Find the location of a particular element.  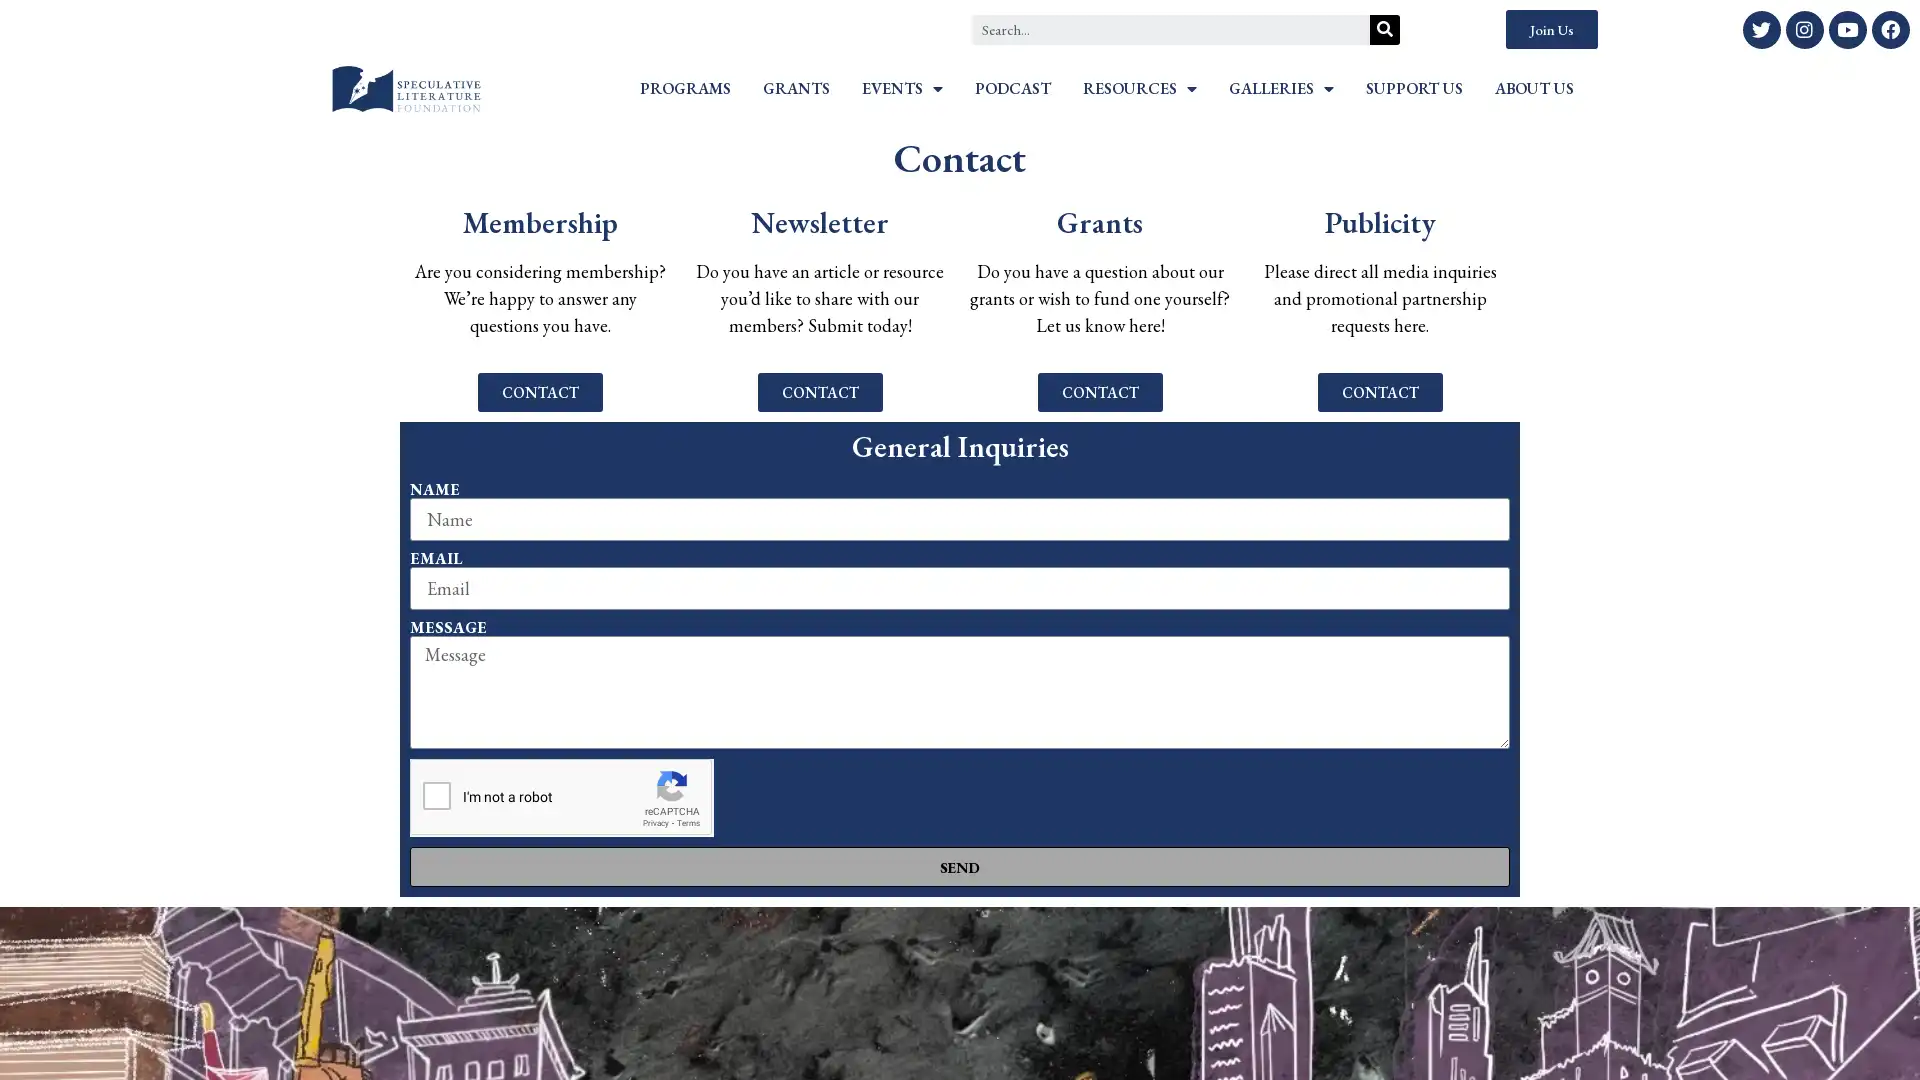

SEND is located at coordinates (960, 866).